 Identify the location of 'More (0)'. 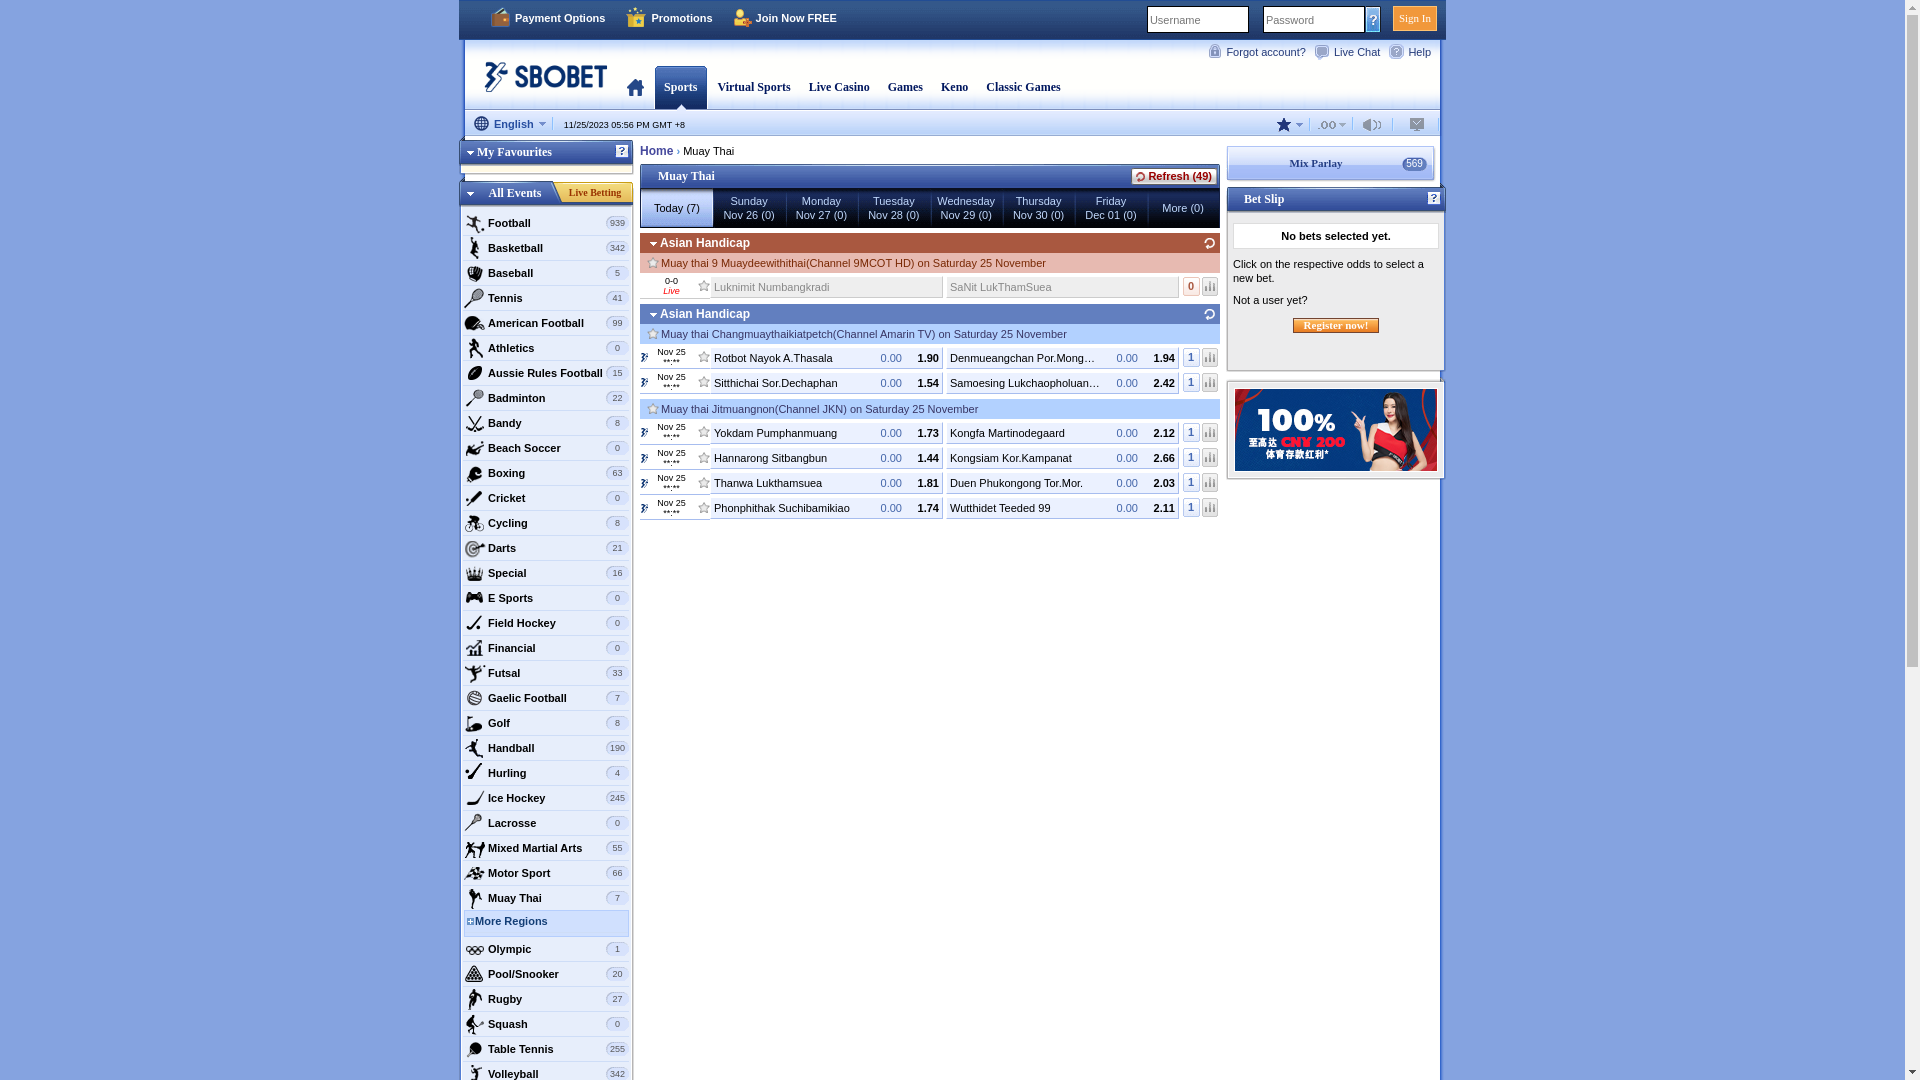
(1182, 208).